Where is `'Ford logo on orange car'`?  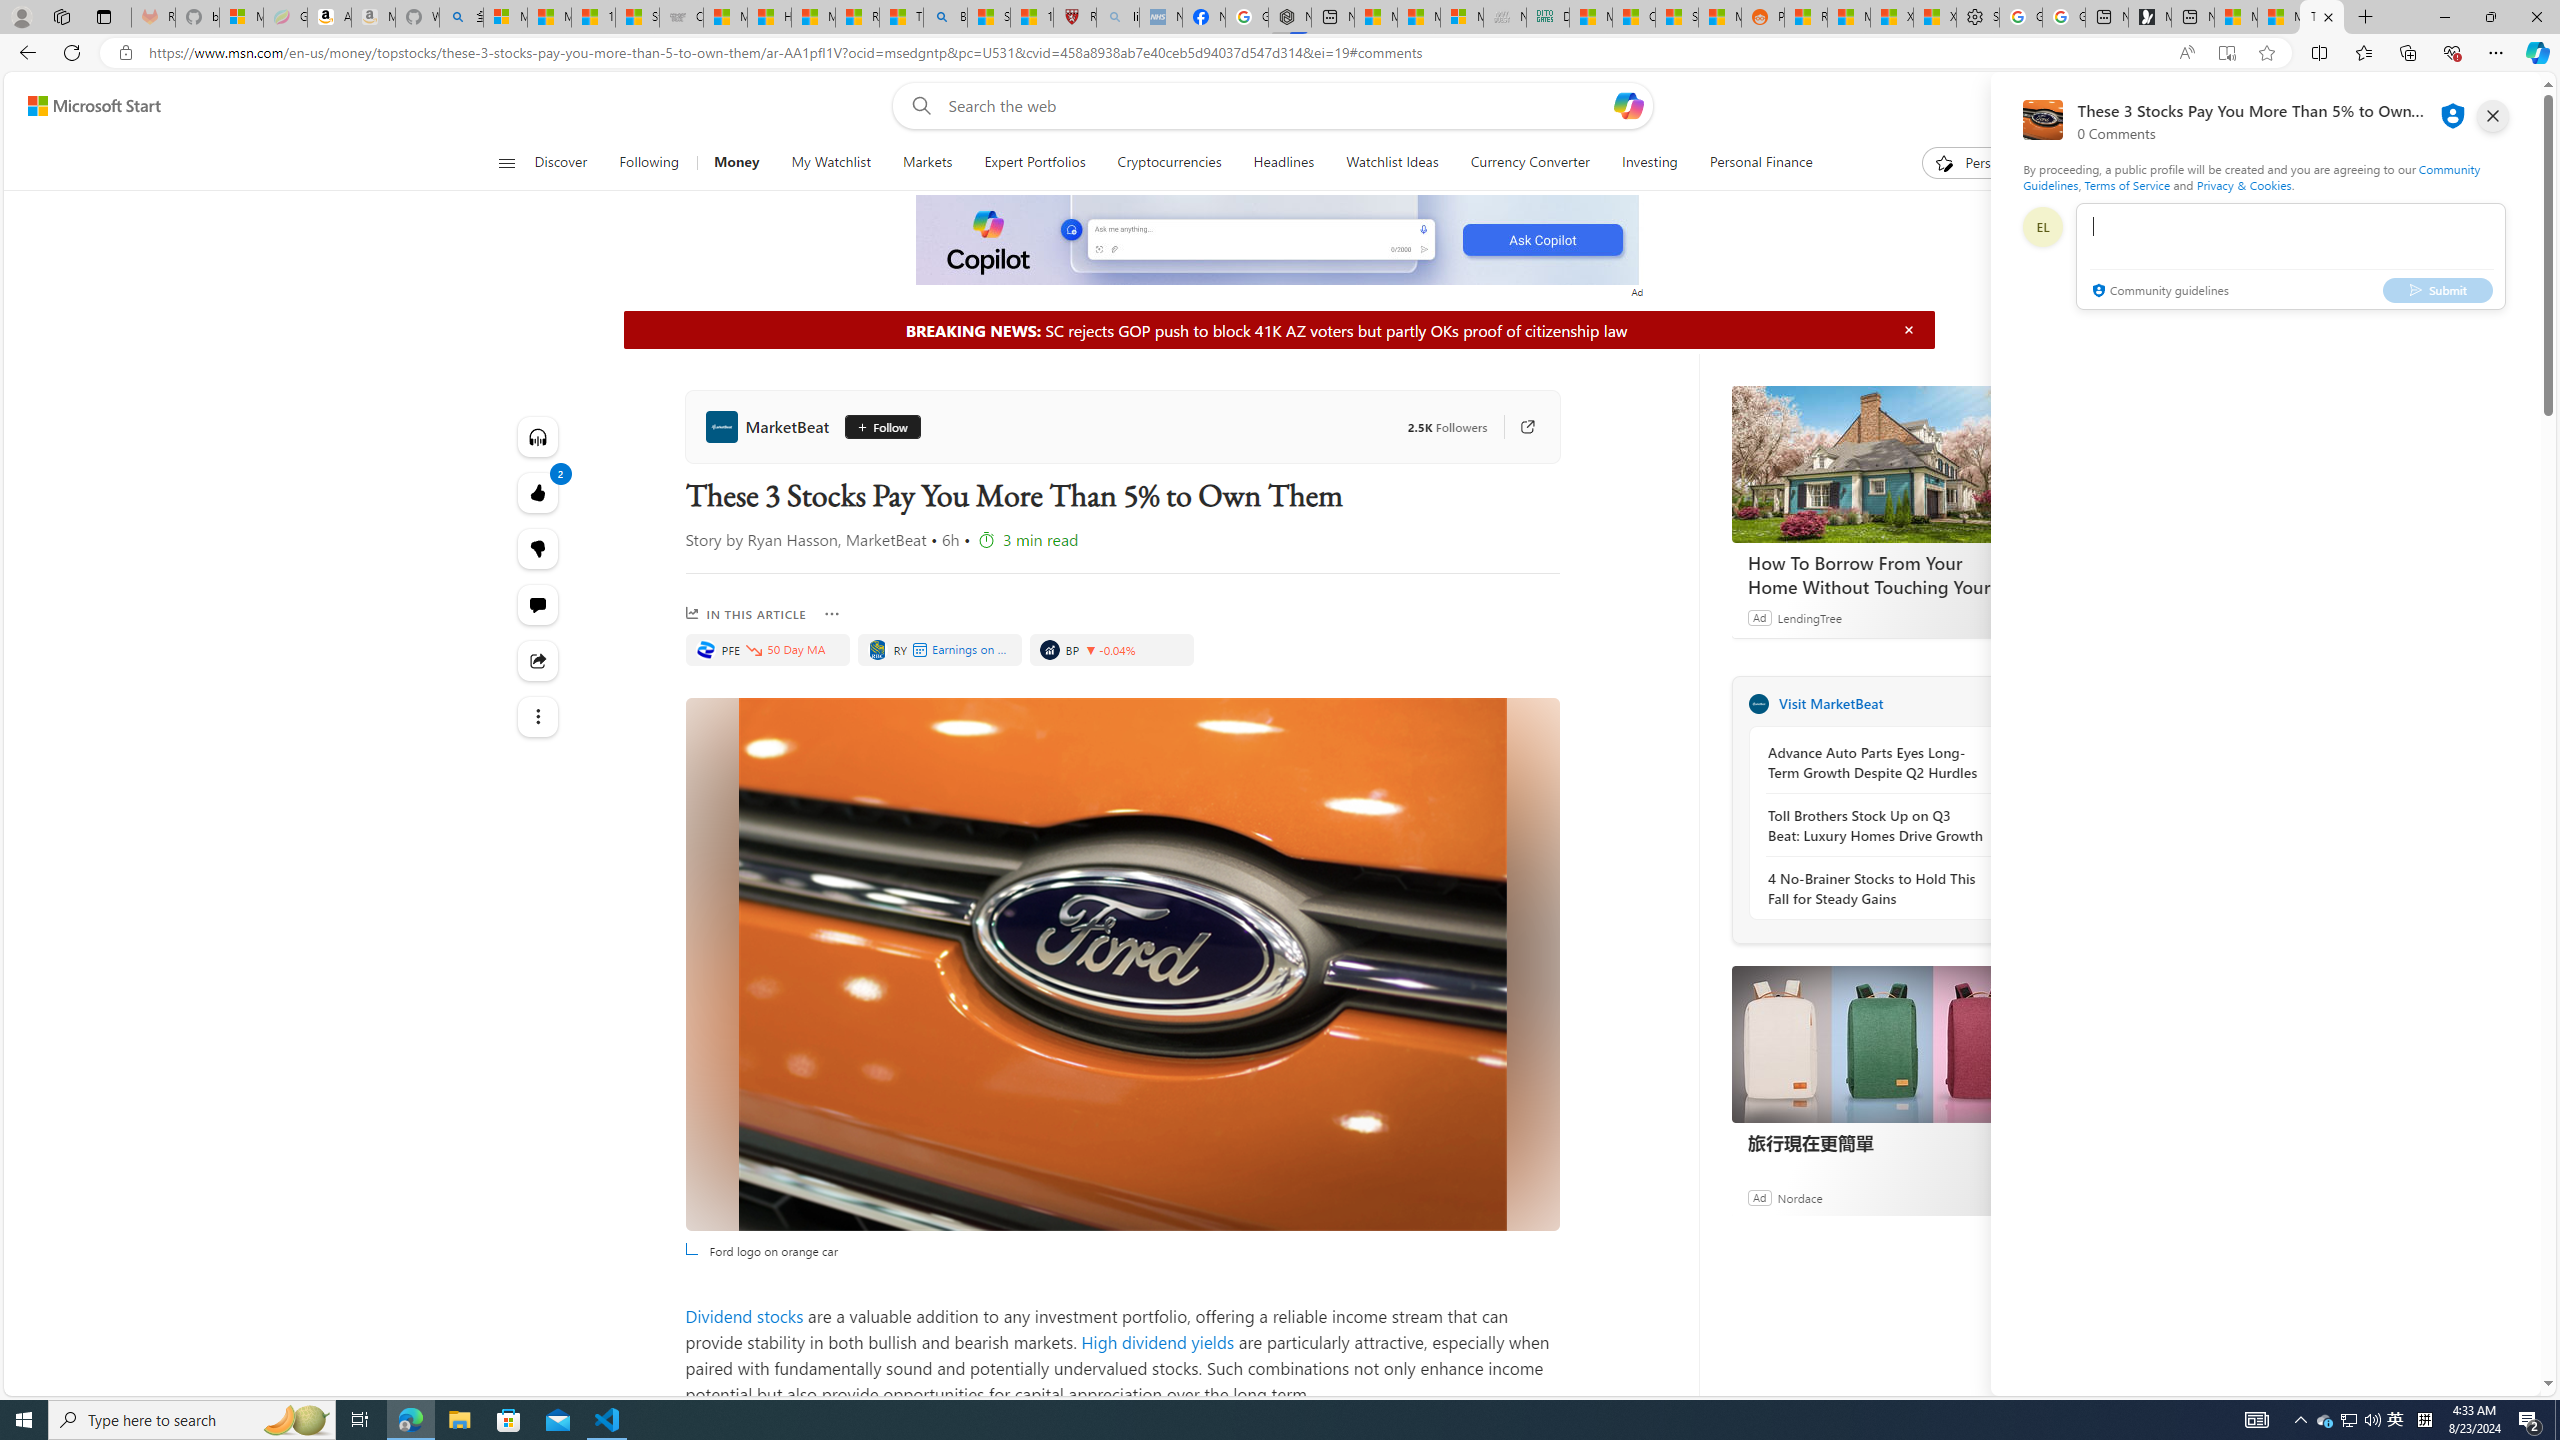 'Ford logo on orange car' is located at coordinates (1121, 964).